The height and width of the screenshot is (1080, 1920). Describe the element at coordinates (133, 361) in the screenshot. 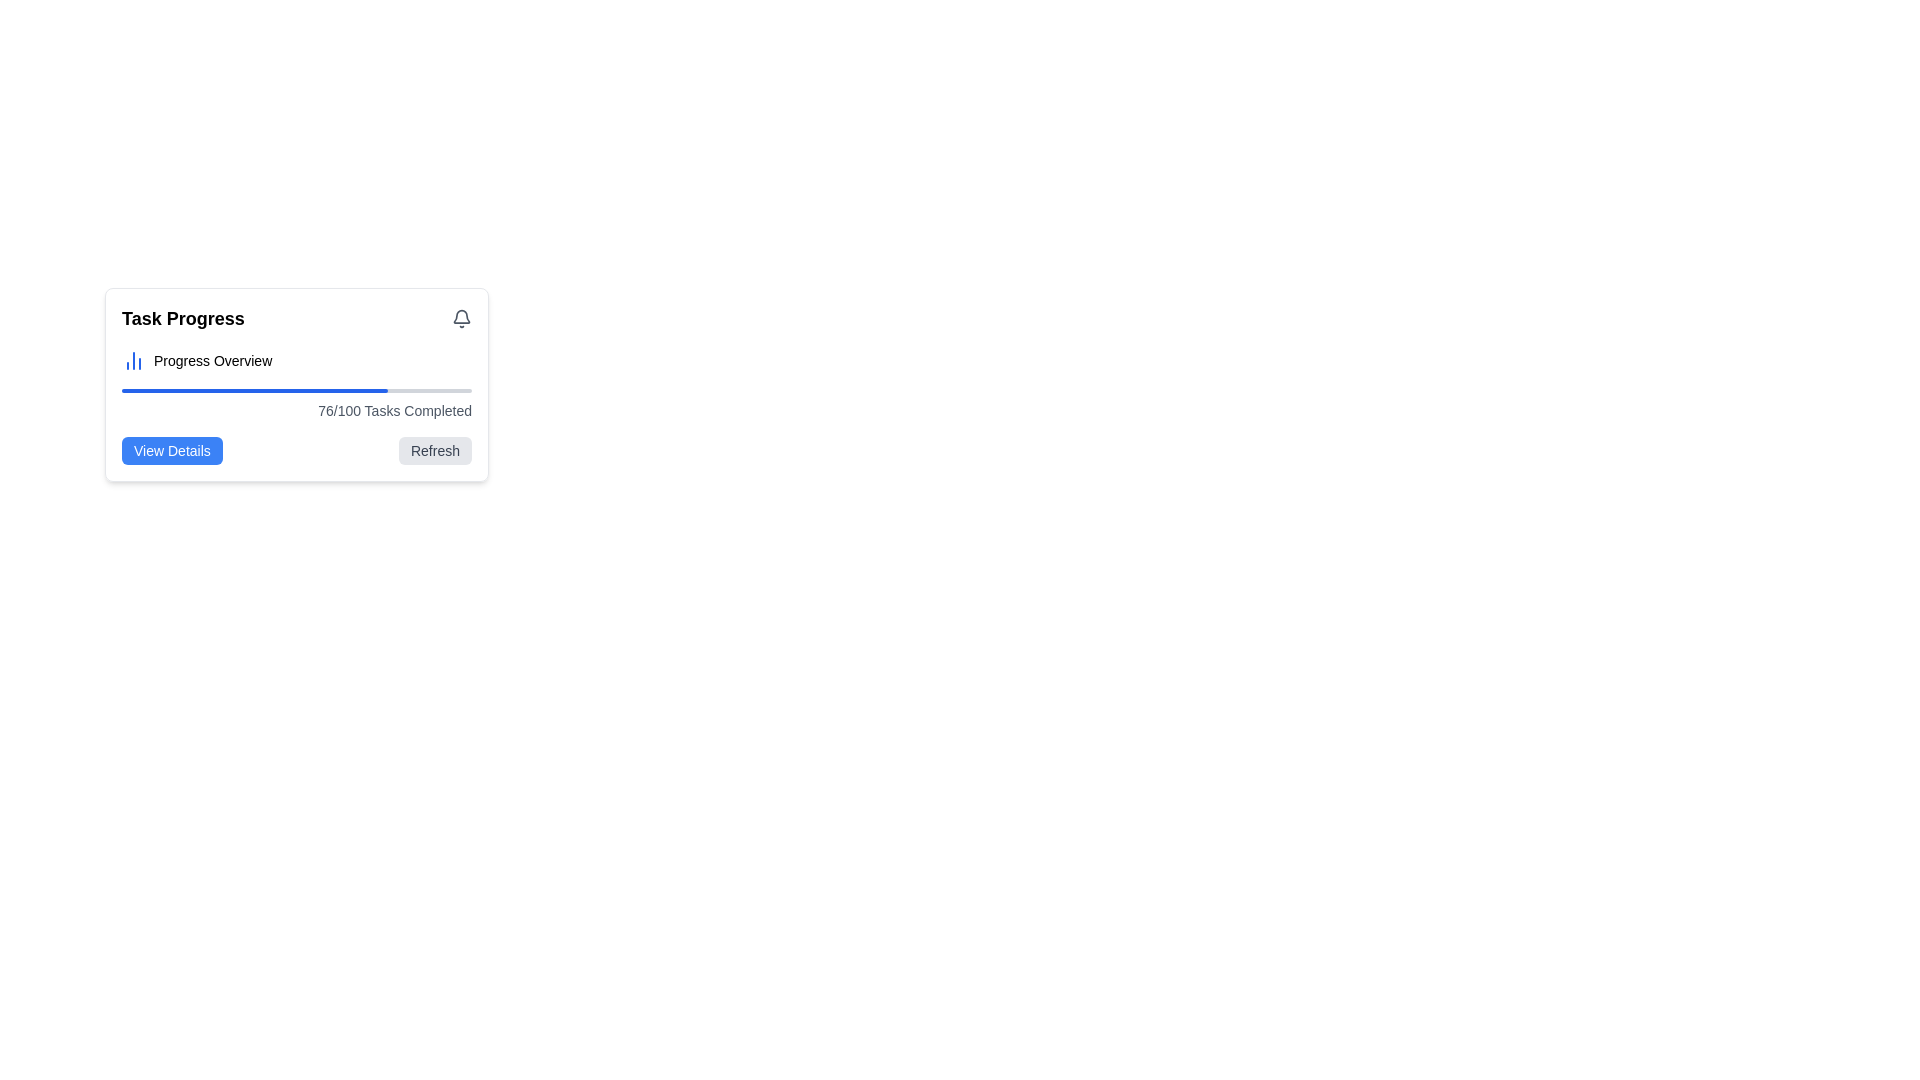

I see `the appearance of the icon representing the 'Progress Overview' feature, located to the left of the 'Progress Overview' label` at that location.